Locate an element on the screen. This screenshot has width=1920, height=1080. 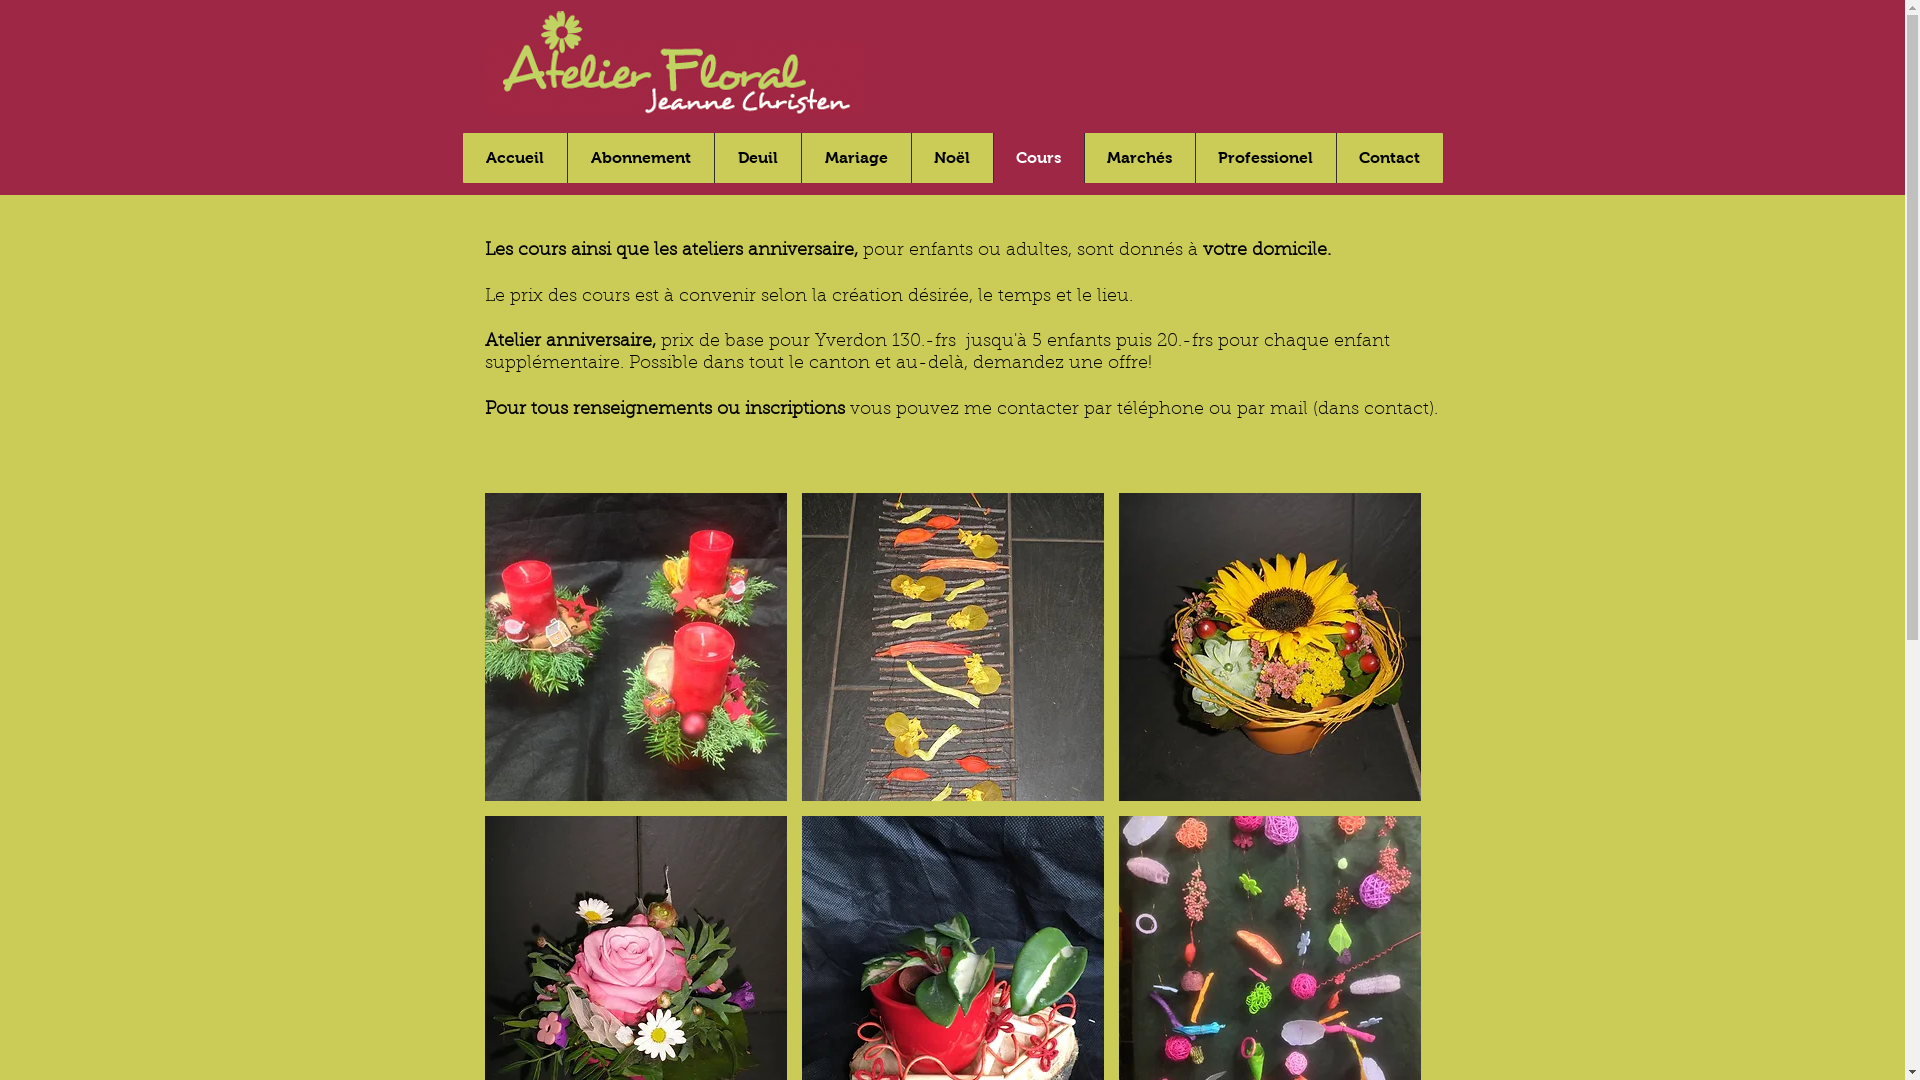
'Mariage' is located at coordinates (854, 157).